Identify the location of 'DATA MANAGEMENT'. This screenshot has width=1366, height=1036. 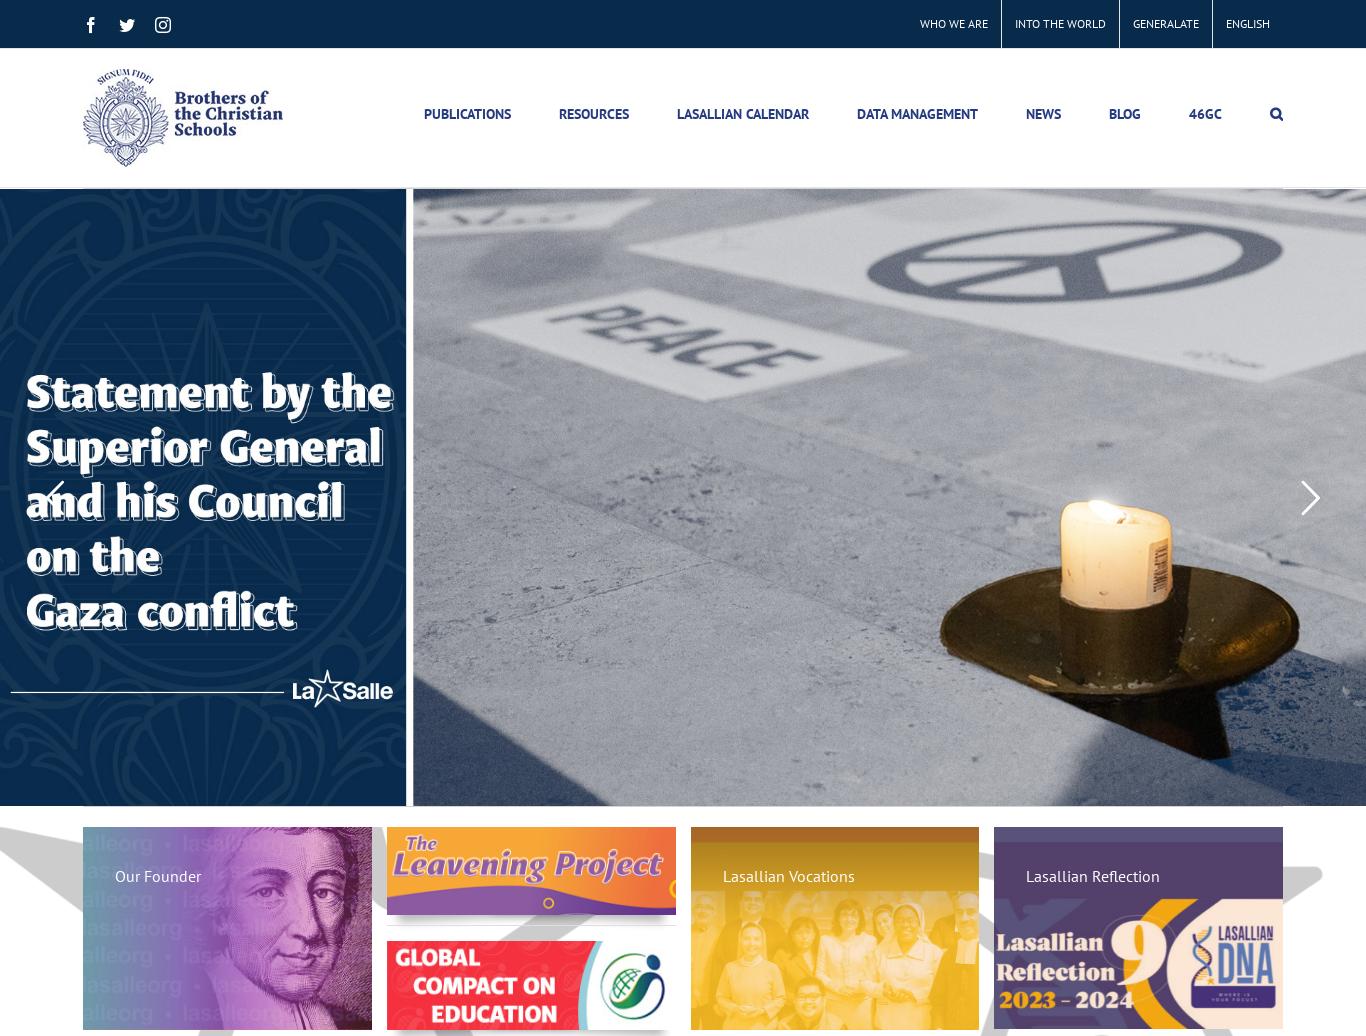
(917, 113).